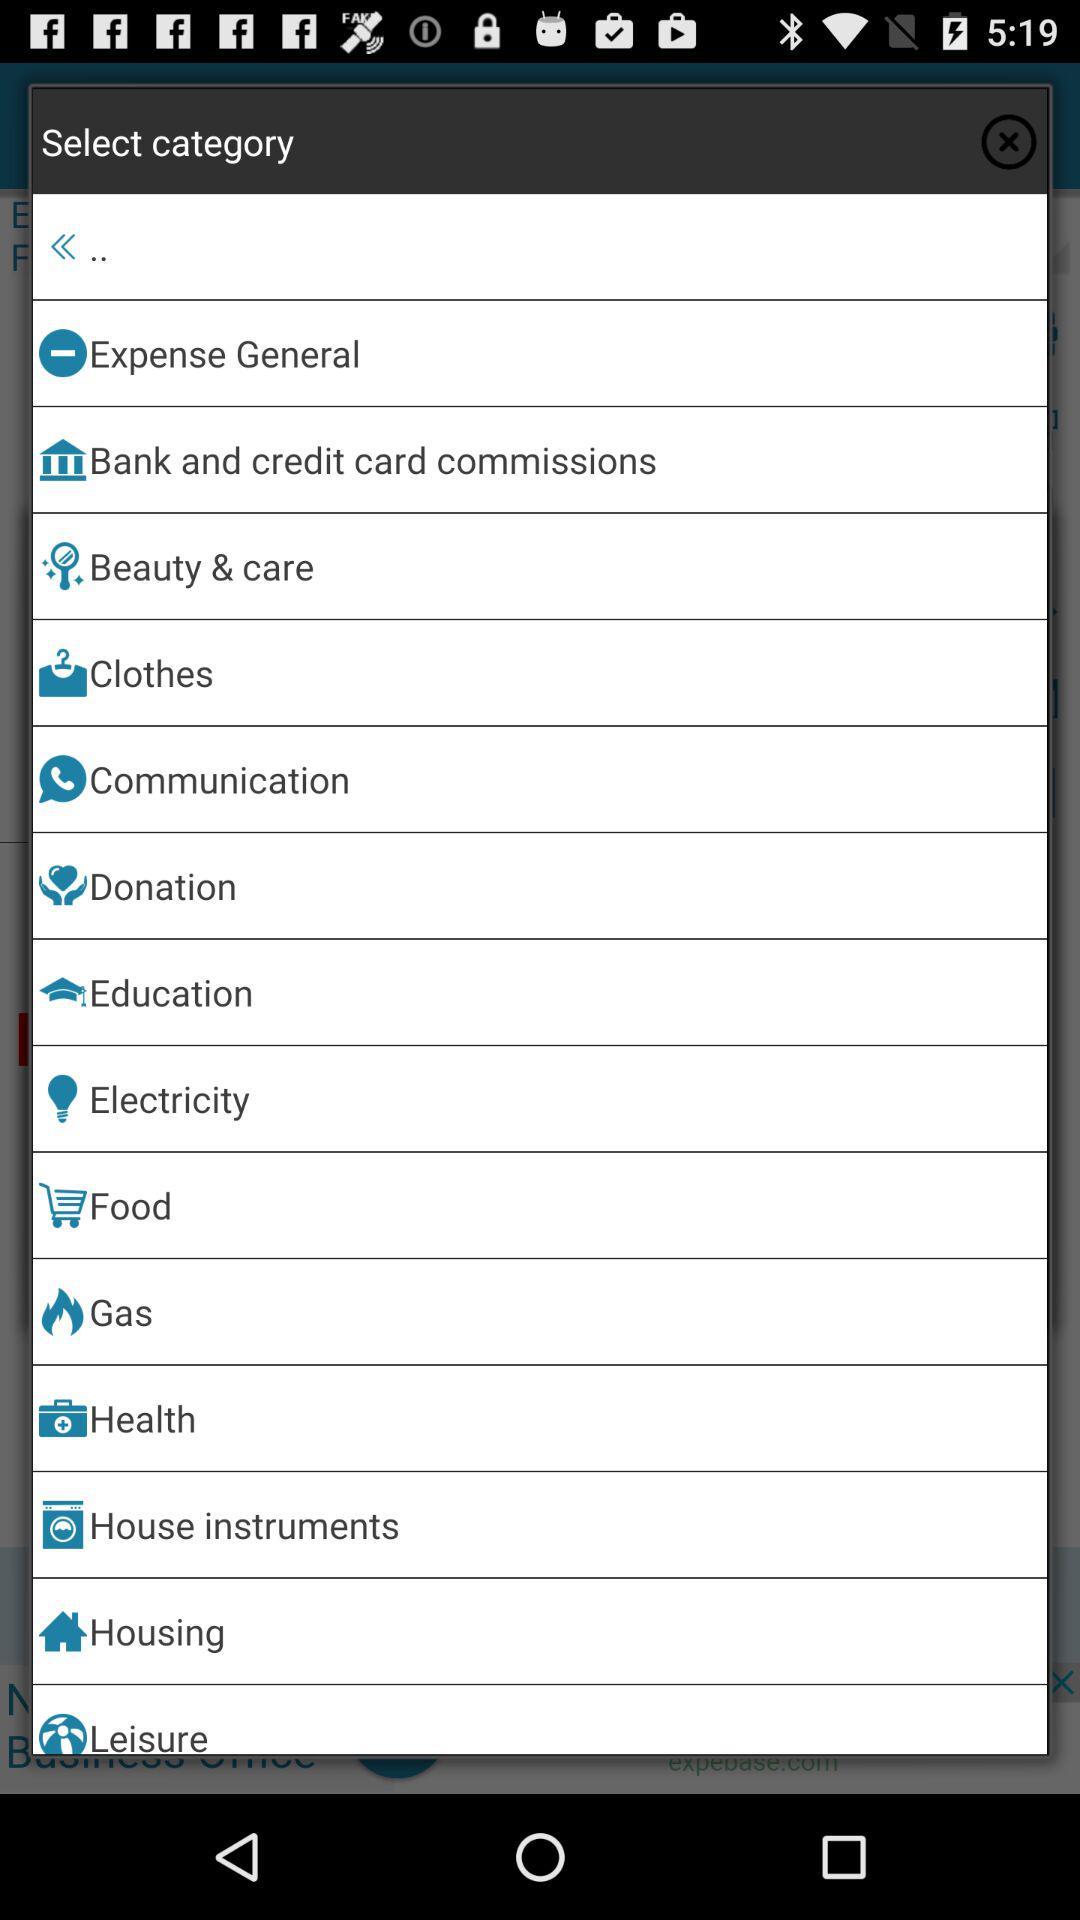 The image size is (1080, 1920). I want to click on expense general, so click(564, 353).